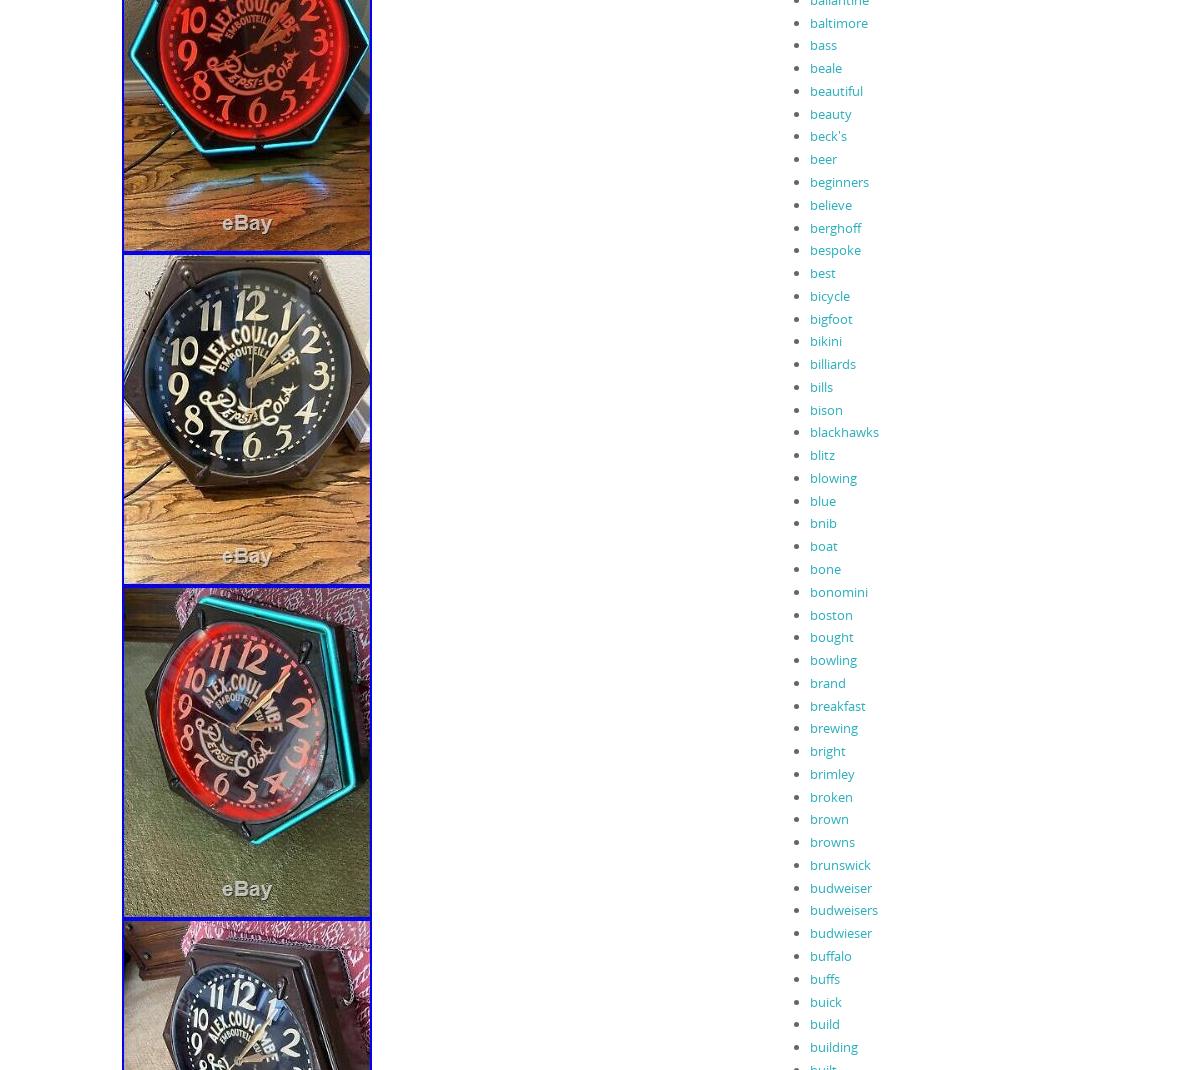 The width and height of the screenshot is (1184, 1070). I want to click on 'blowing', so click(832, 477).